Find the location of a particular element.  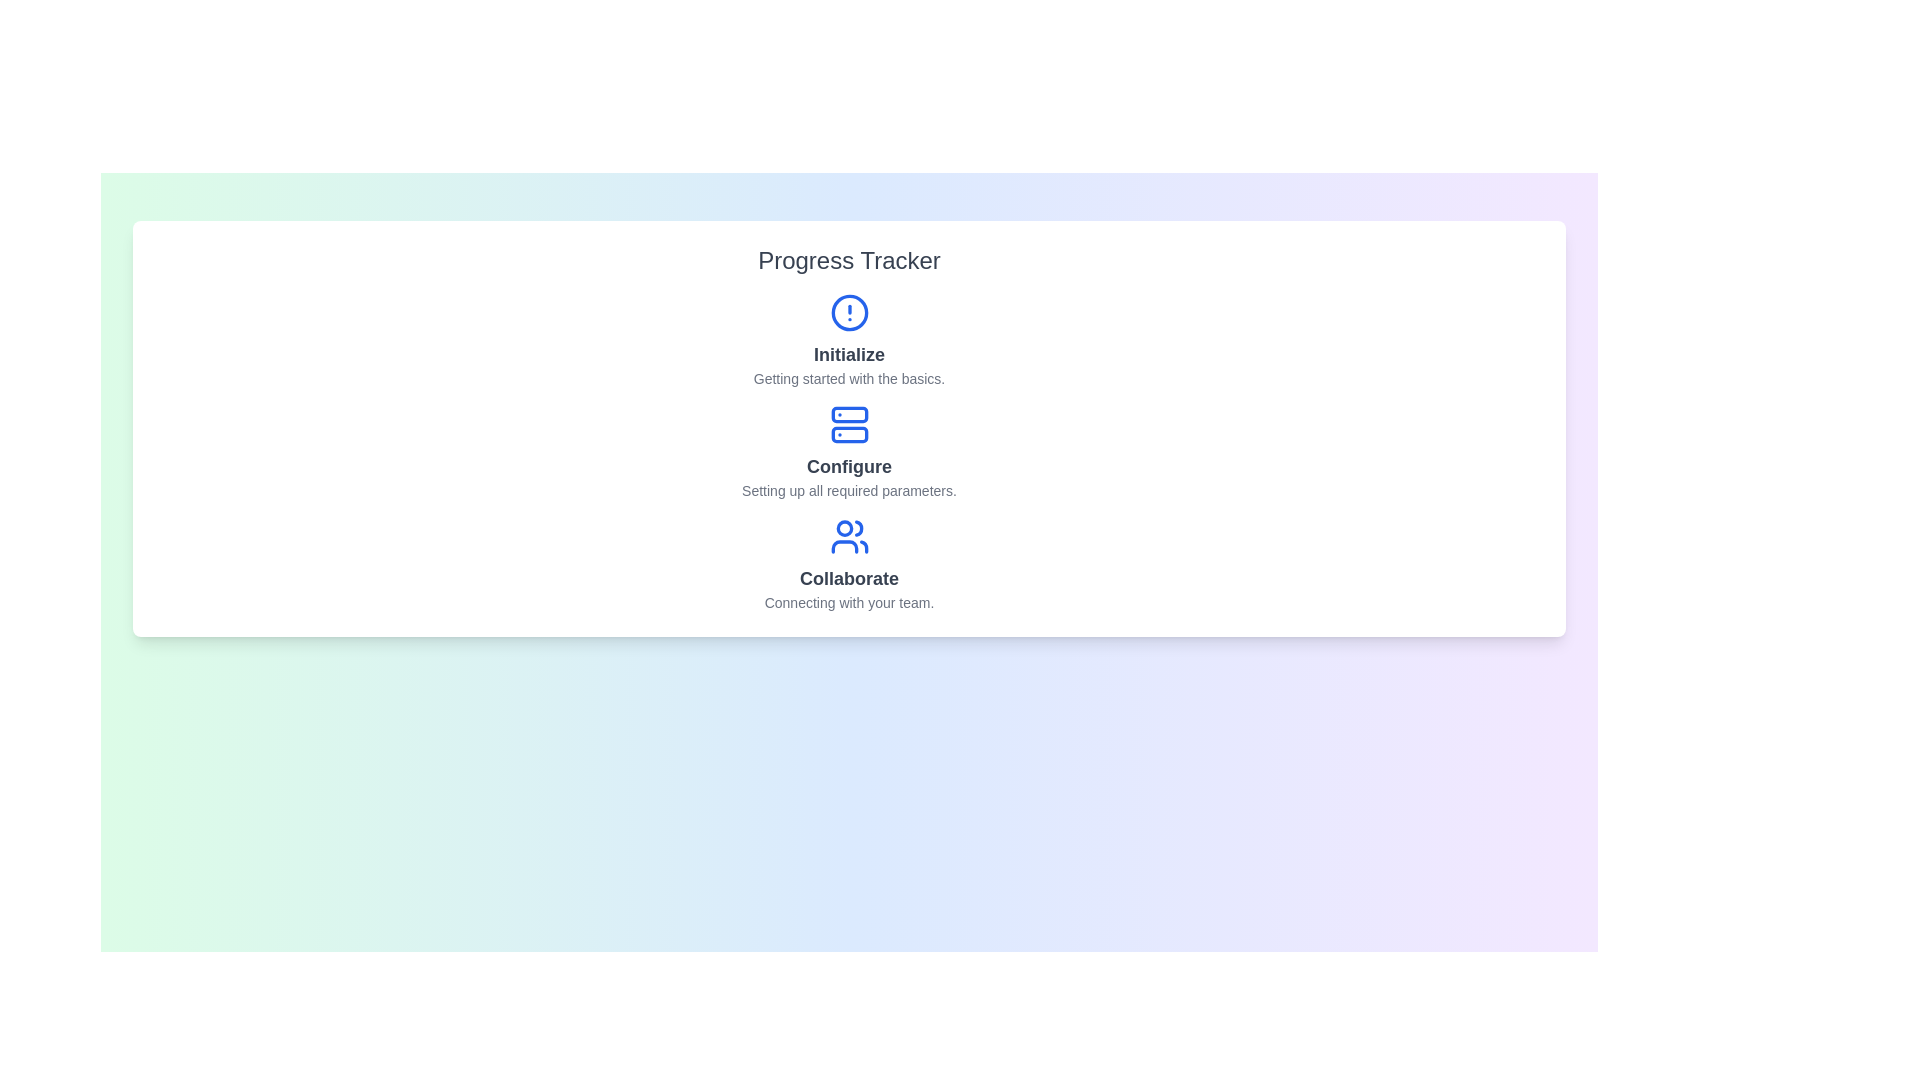

the icon for Configure to reveal more information is located at coordinates (849, 423).